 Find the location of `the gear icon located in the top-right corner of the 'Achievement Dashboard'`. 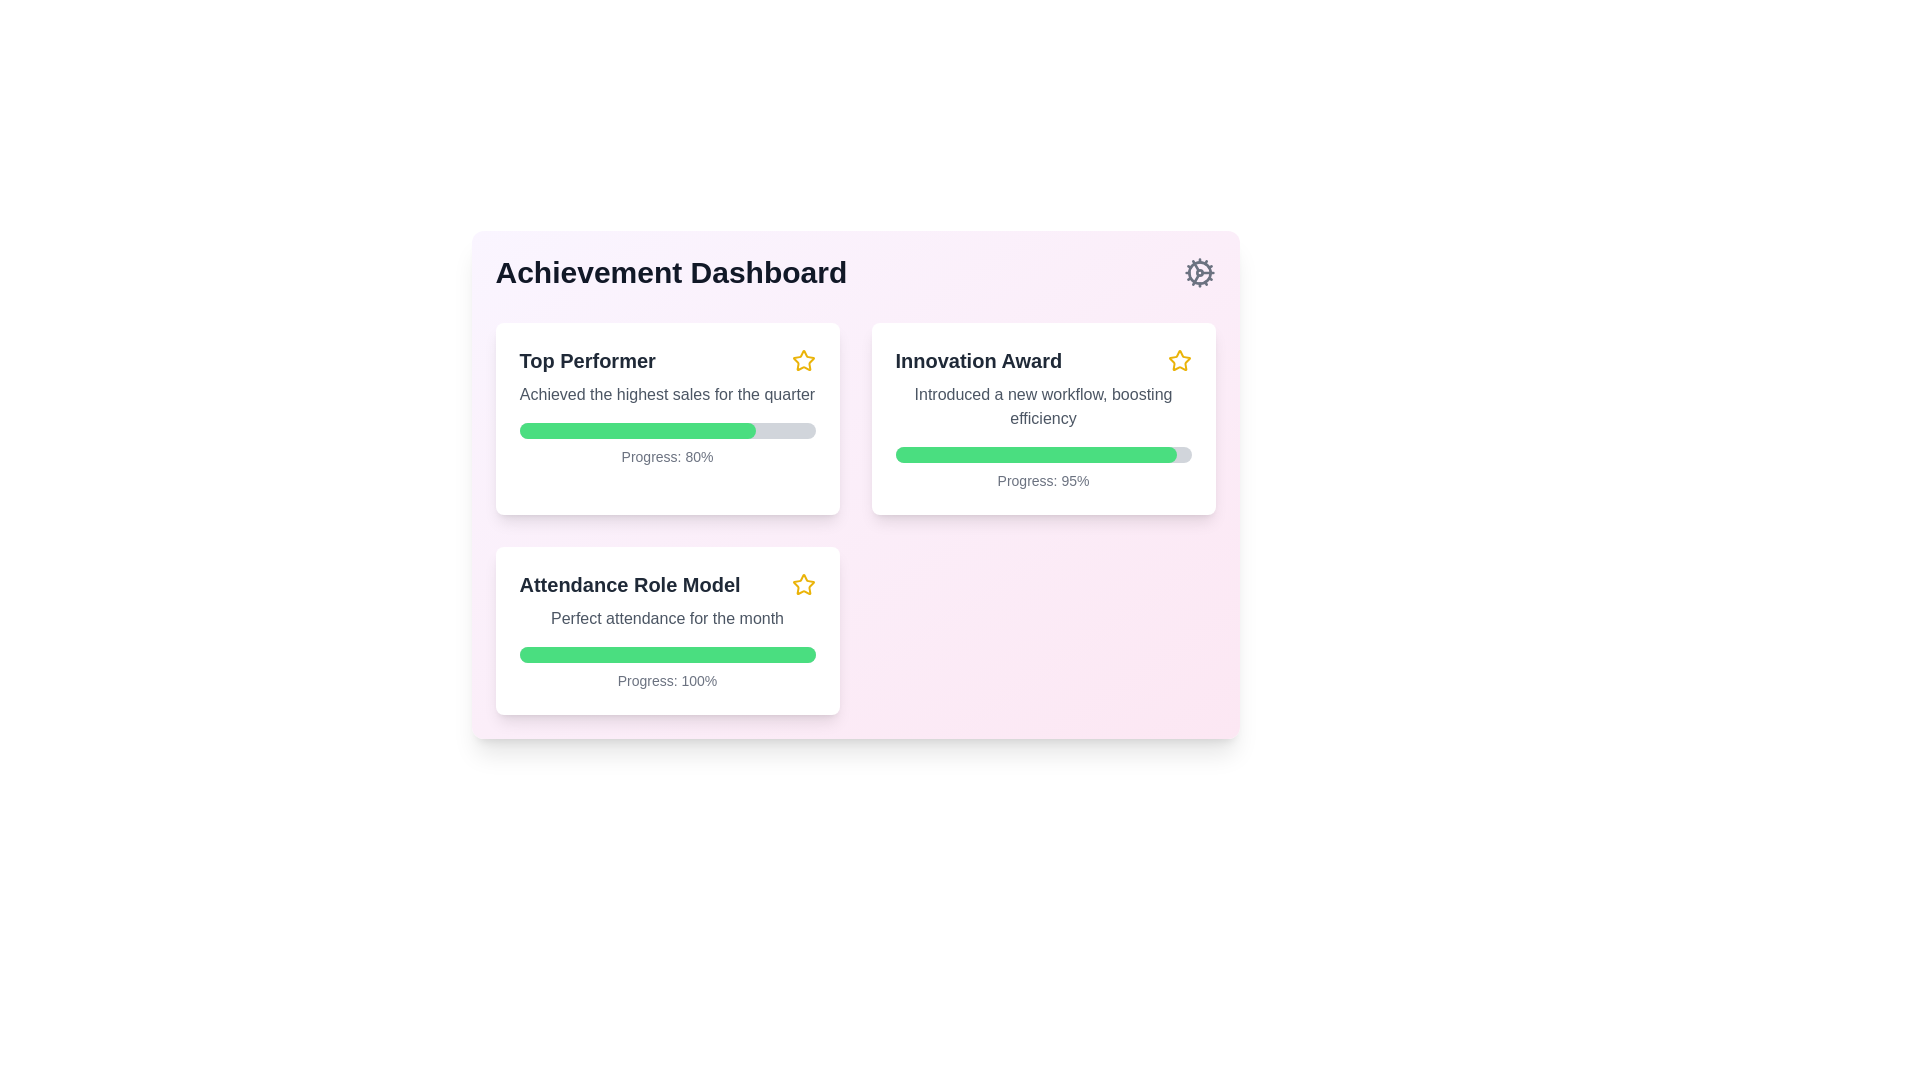

the gear icon located in the top-right corner of the 'Achievement Dashboard' is located at coordinates (1199, 273).